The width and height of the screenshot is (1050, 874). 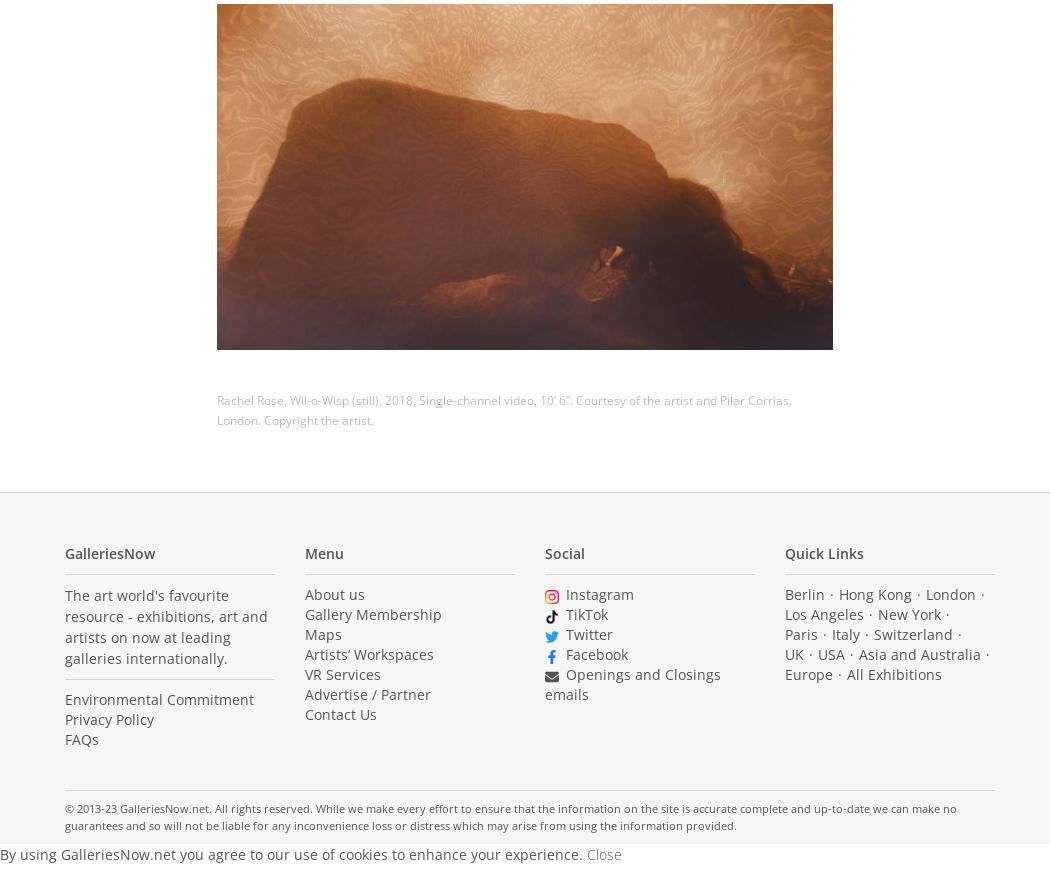 What do you see at coordinates (368, 653) in the screenshot?
I see `'Artists’ Workspaces'` at bounding box center [368, 653].